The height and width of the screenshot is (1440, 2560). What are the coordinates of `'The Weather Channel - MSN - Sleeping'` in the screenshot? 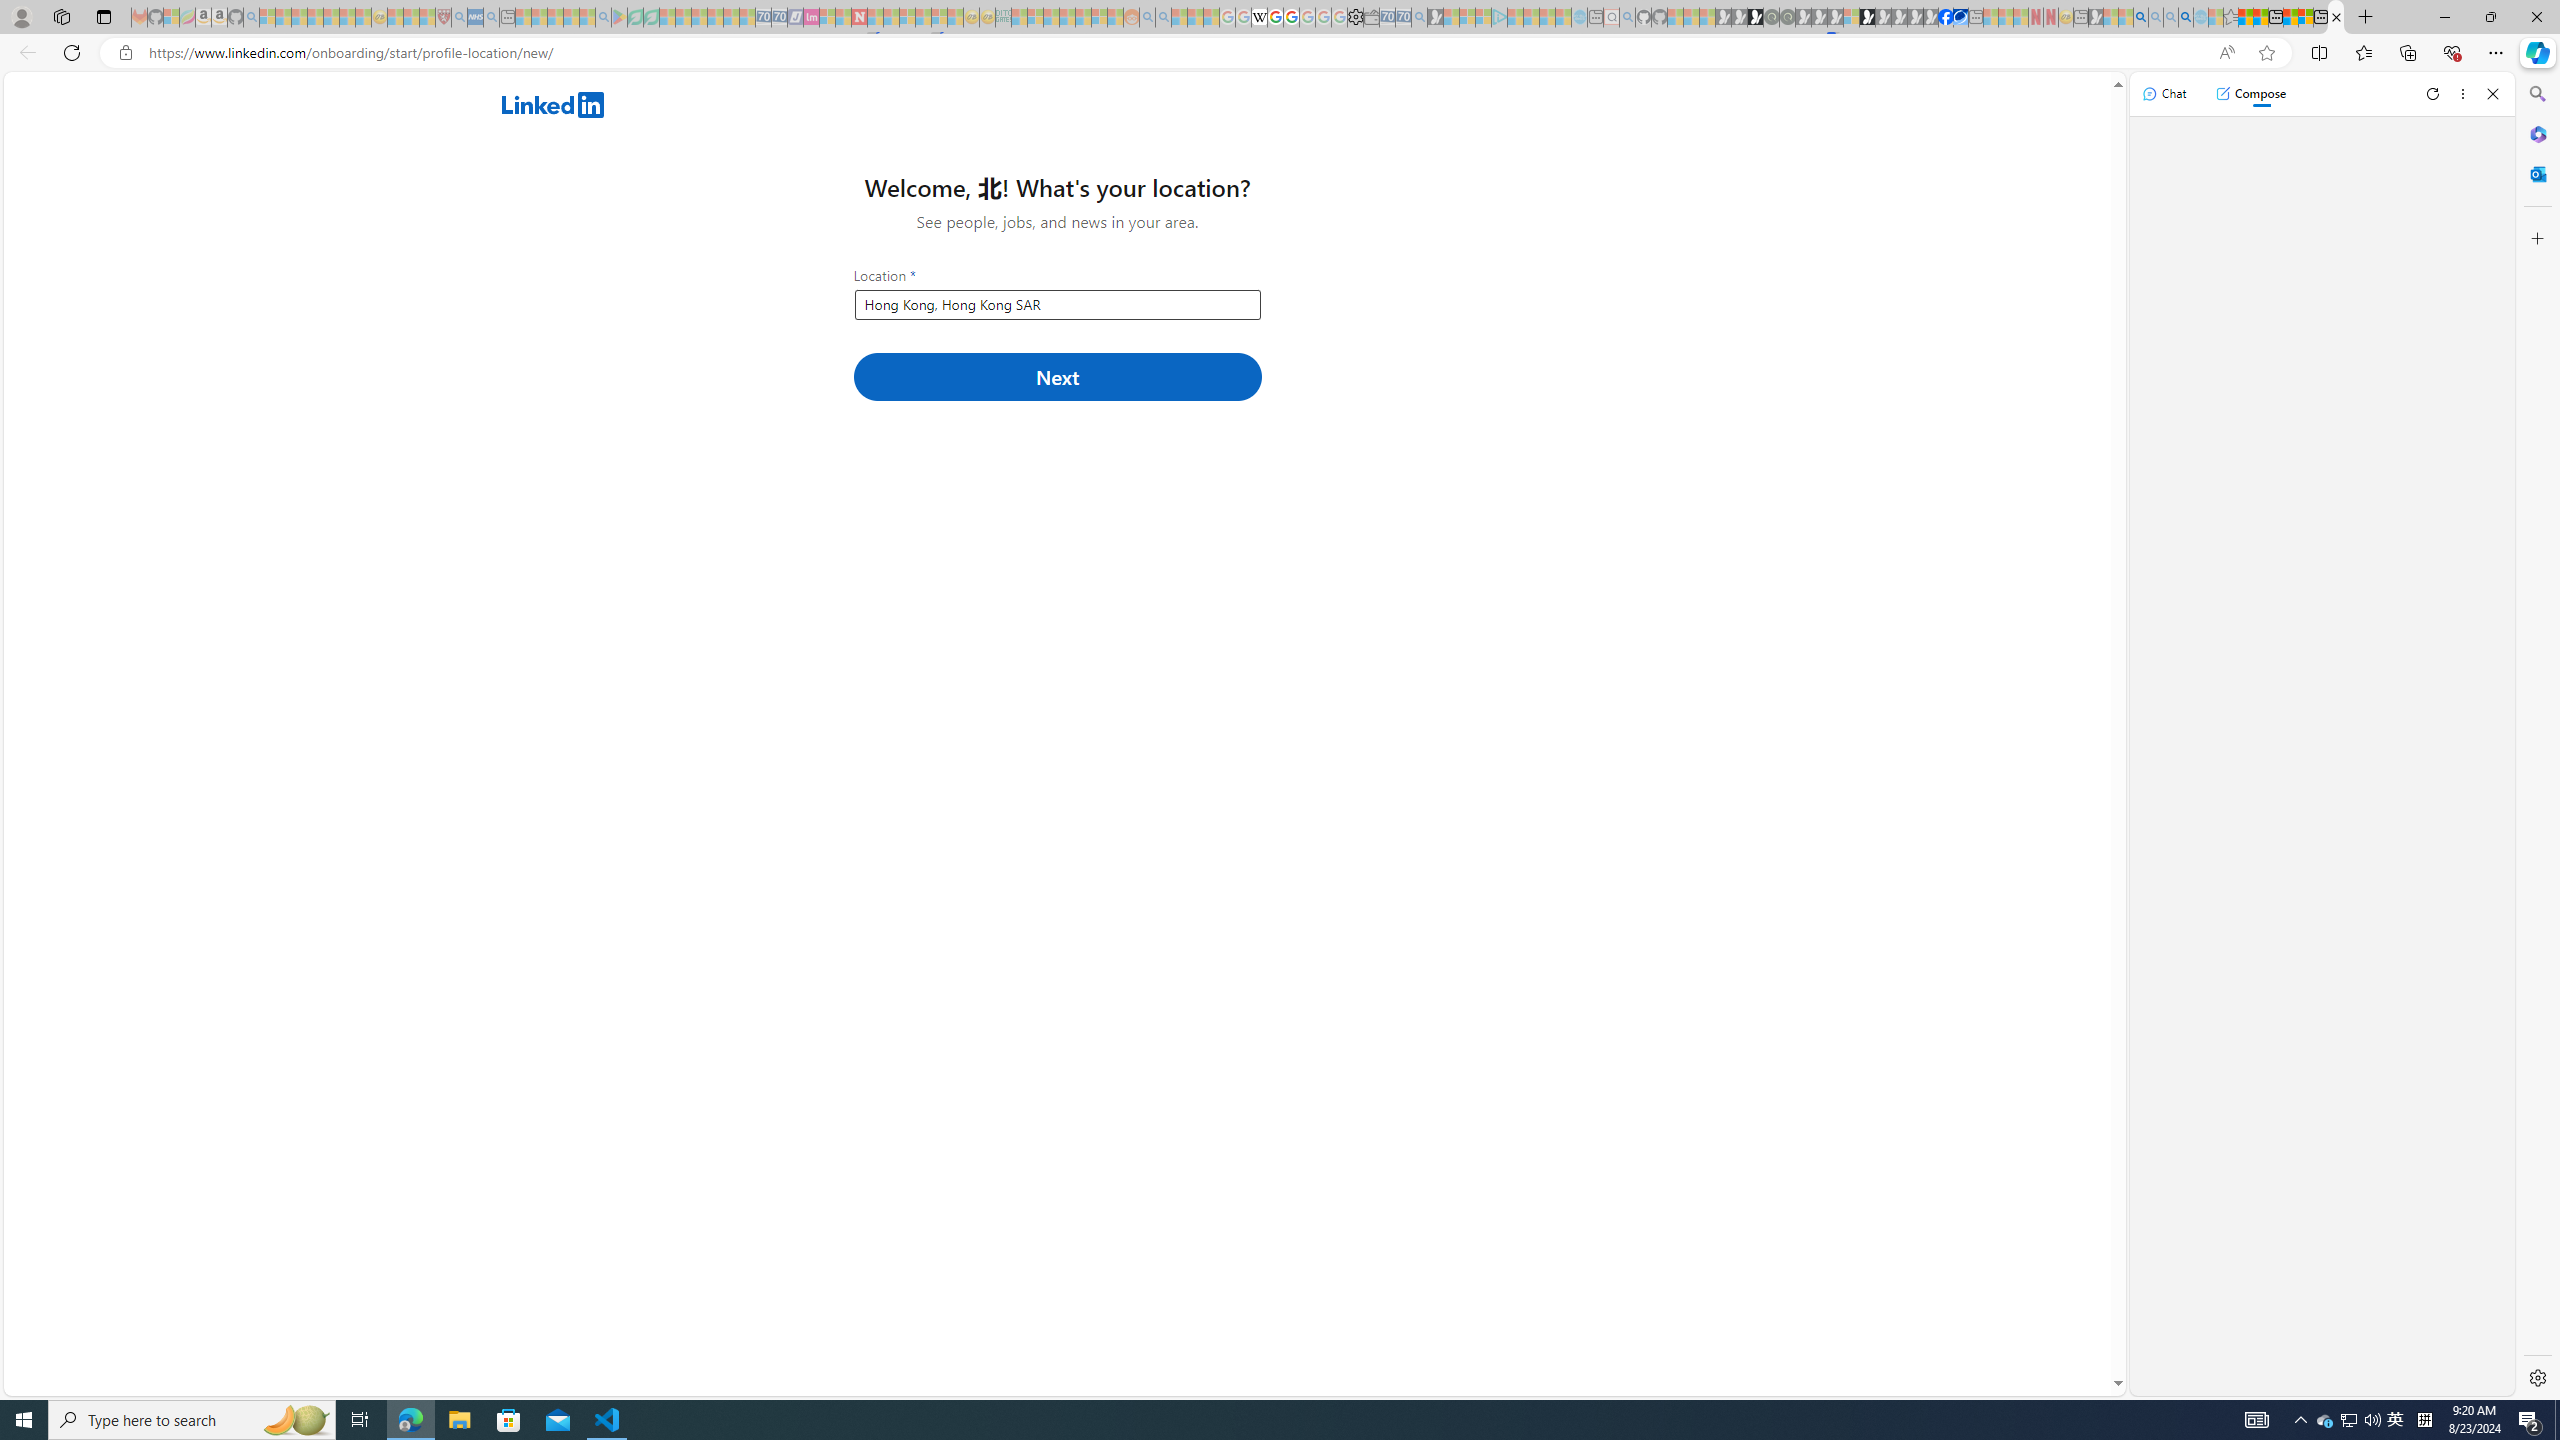 It's located at (298, 16).